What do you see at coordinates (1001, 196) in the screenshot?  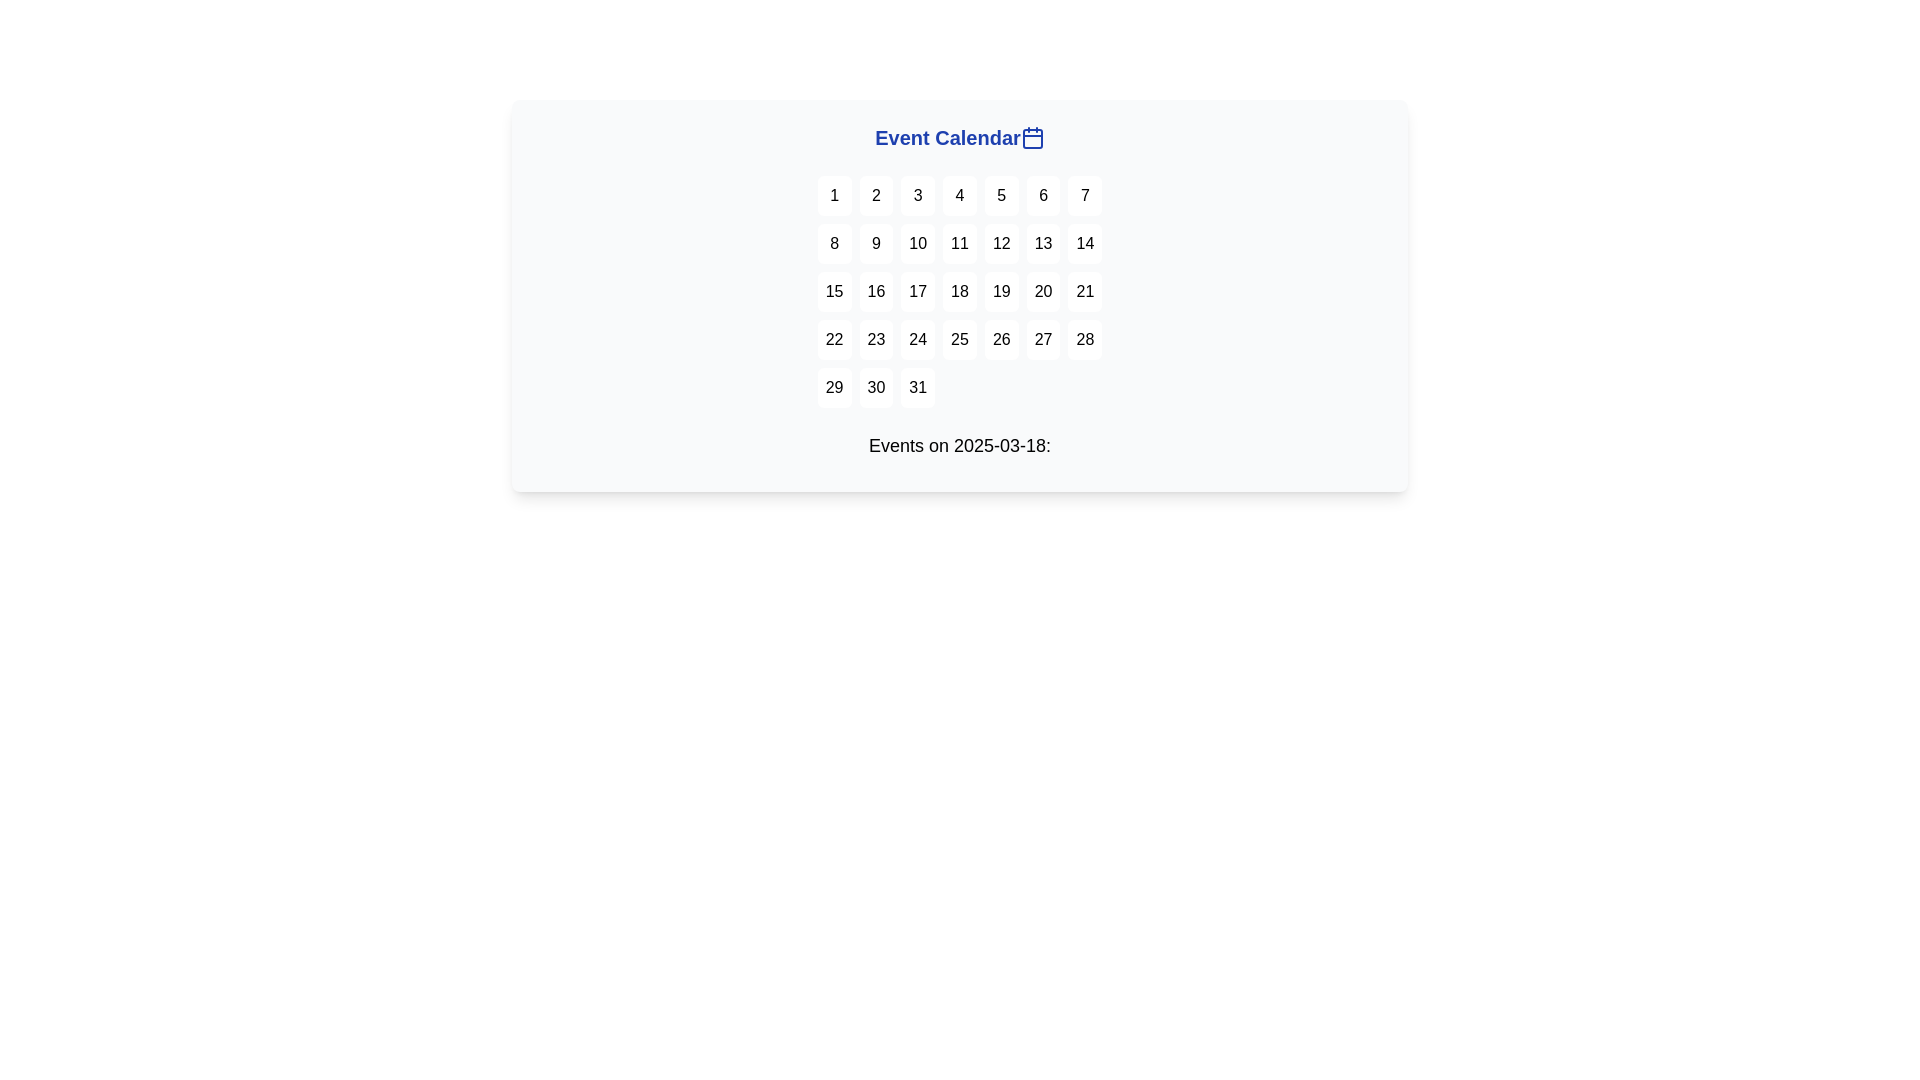 I see `the button displaying the number '5' in the calendar grid` at bounding box center [1001, 196].